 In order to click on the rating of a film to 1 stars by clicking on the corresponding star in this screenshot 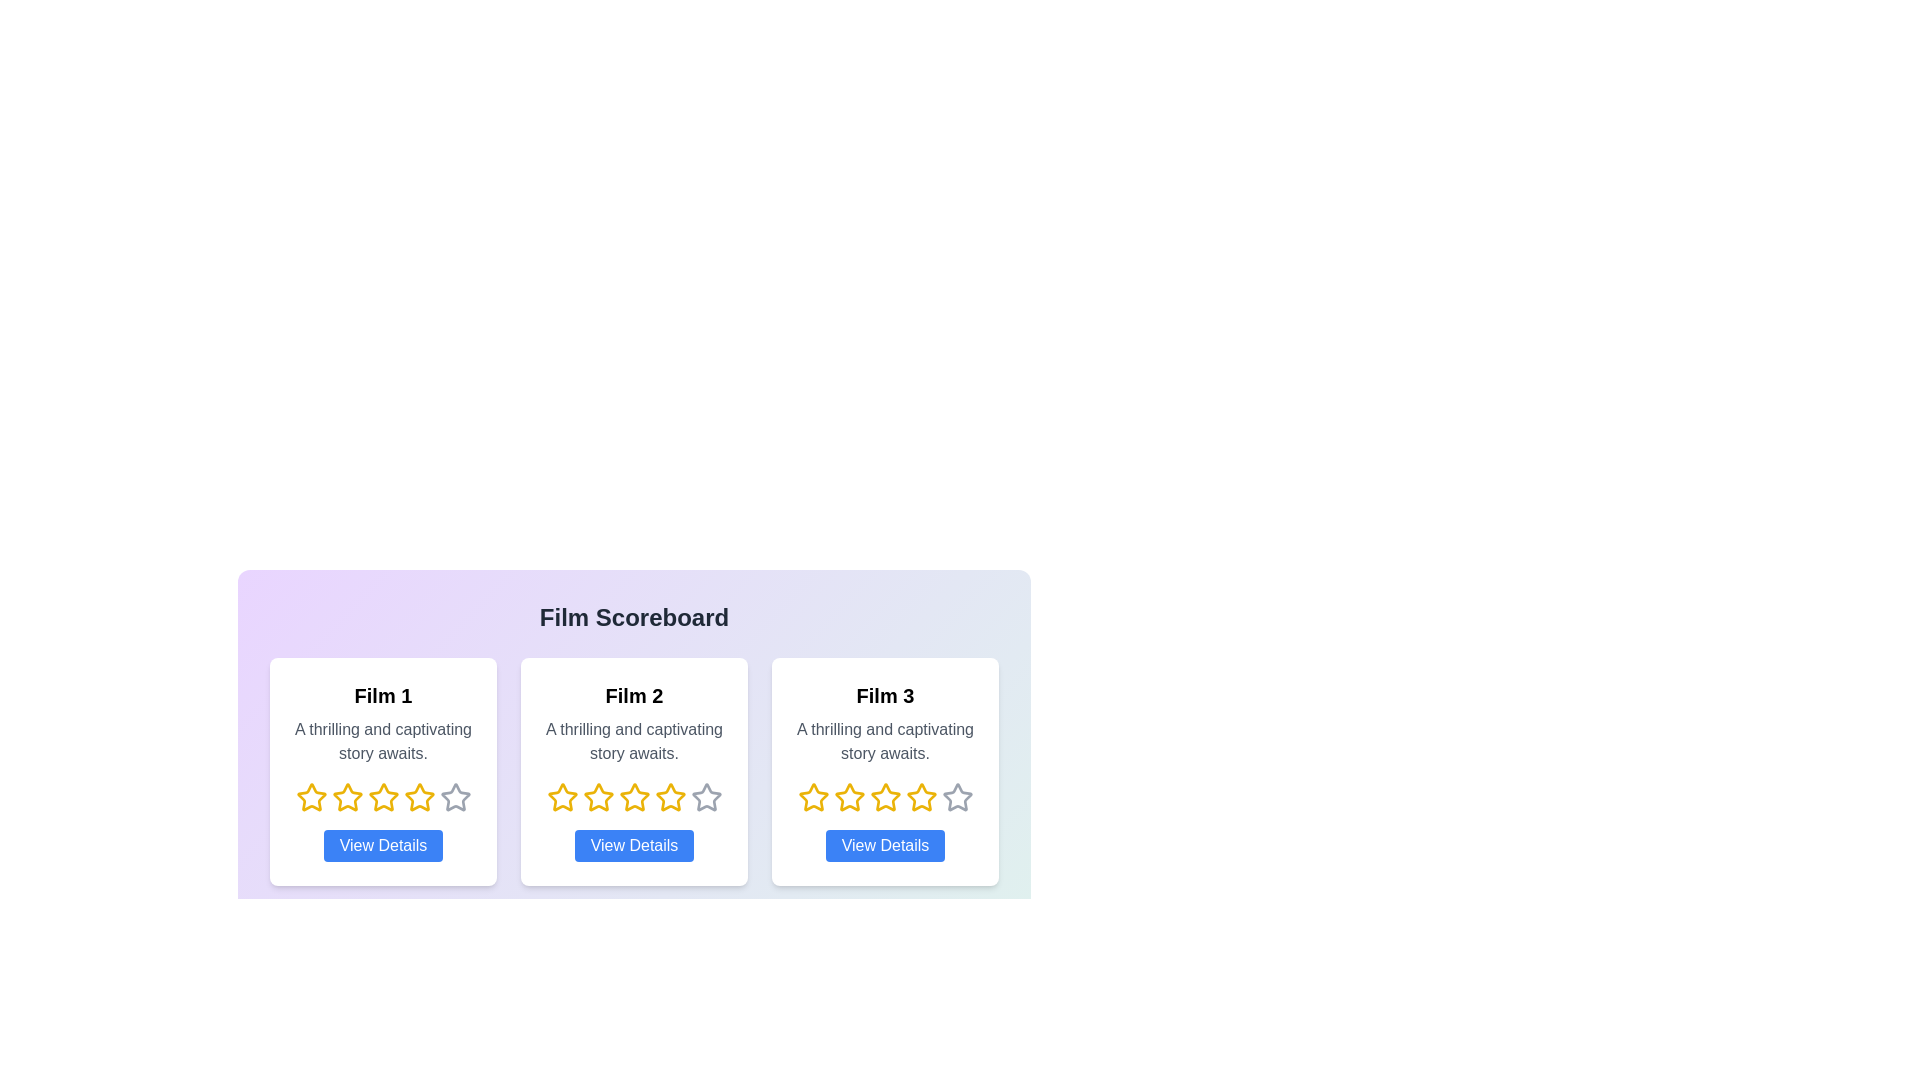, I will do `click(310, 797)`.